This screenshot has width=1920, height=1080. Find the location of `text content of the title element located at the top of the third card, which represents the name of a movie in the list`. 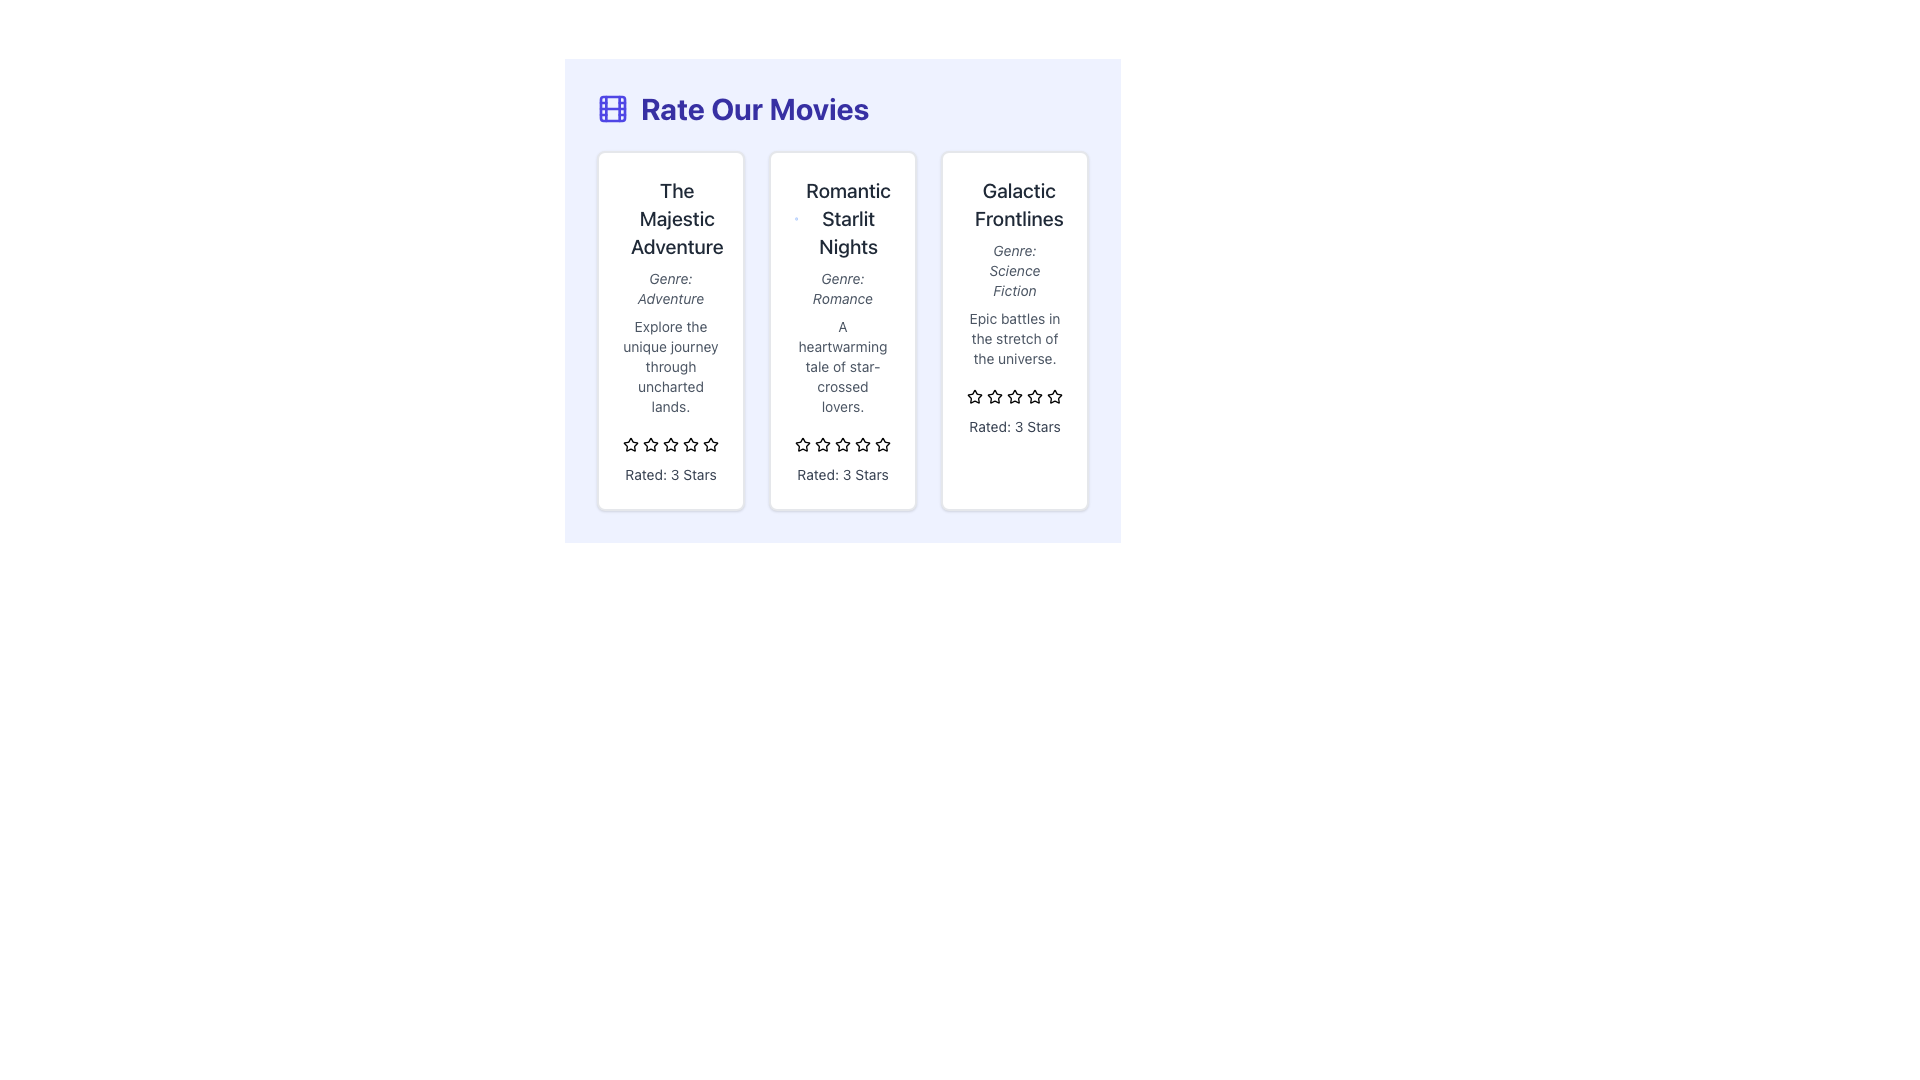

text content of the title element located at the top of the third card, which represents the name of a movie in the list is located at coordinates (1019, 204).